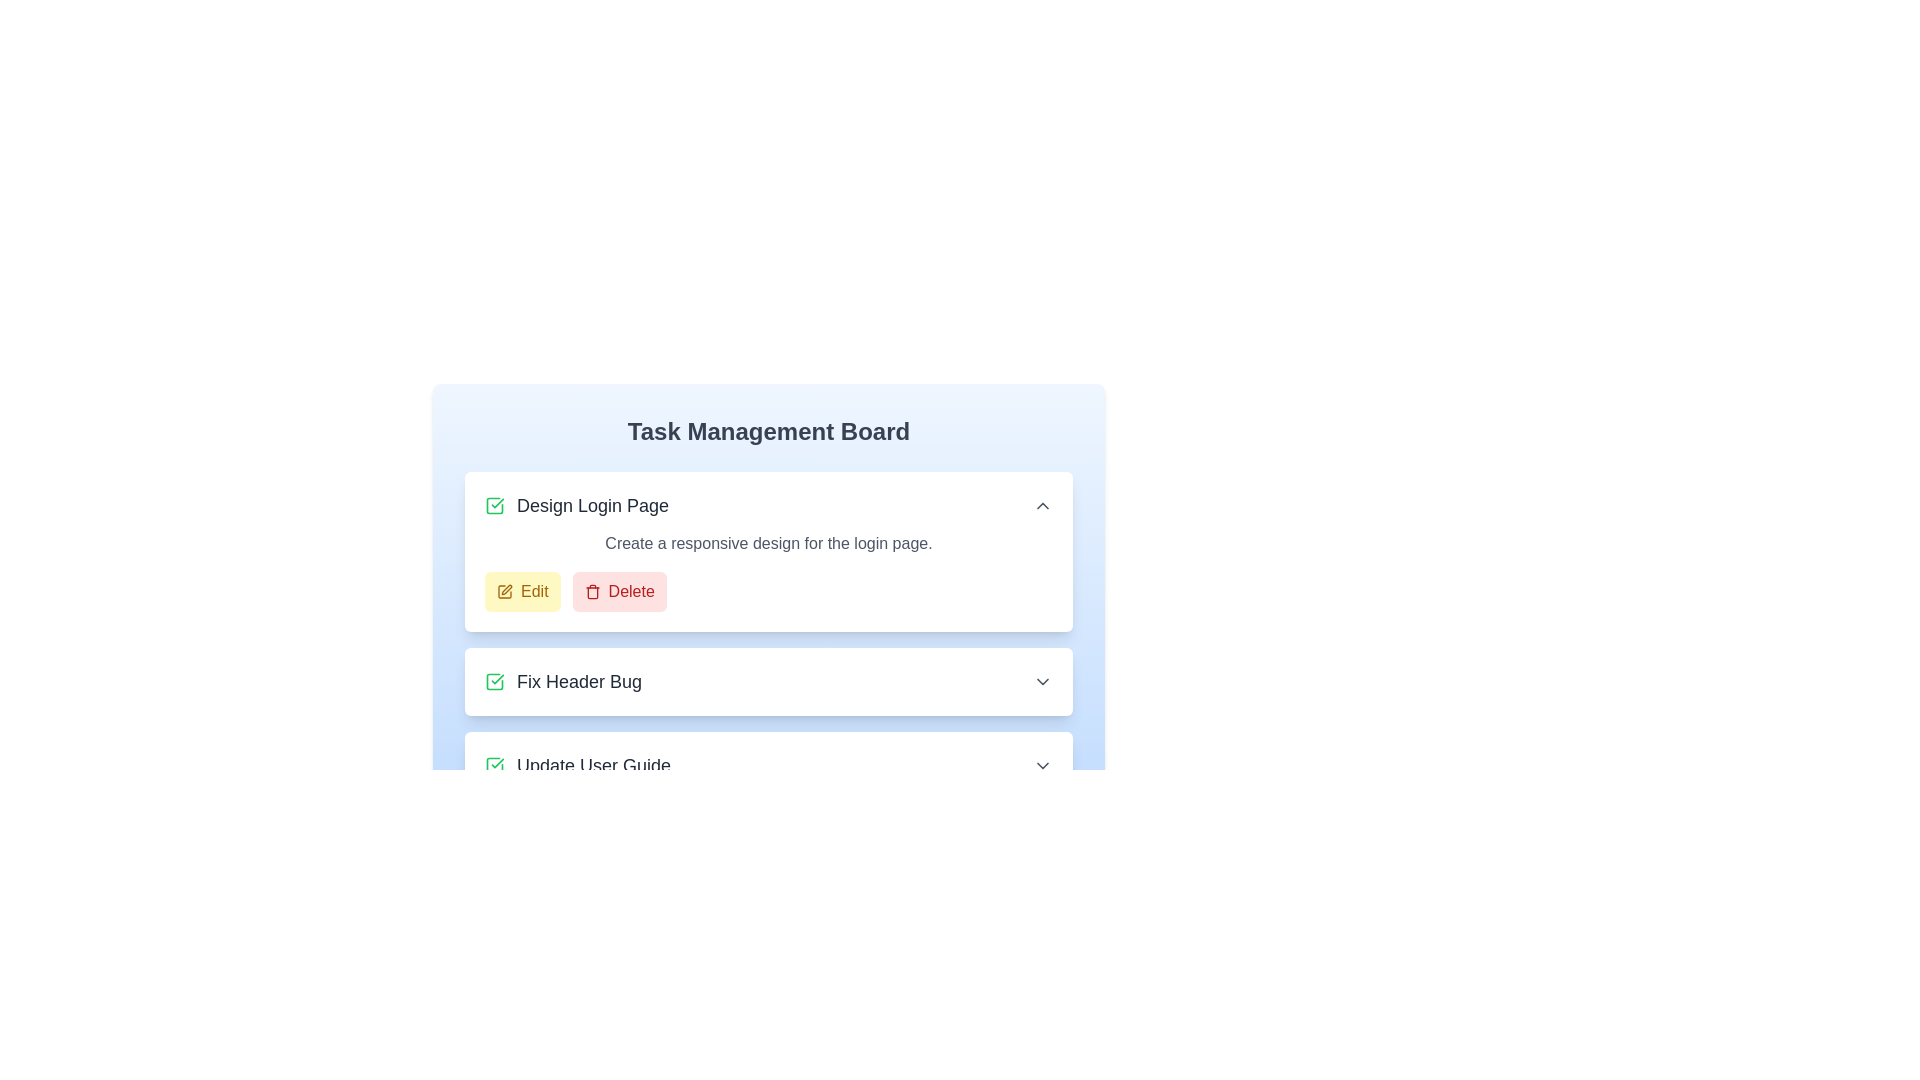  What do you see at coordinates (522, 590) in the screenshot?
I see `the 'Edit' button for the task titled 'Design Login Page'` at bounding box center [522, 590].